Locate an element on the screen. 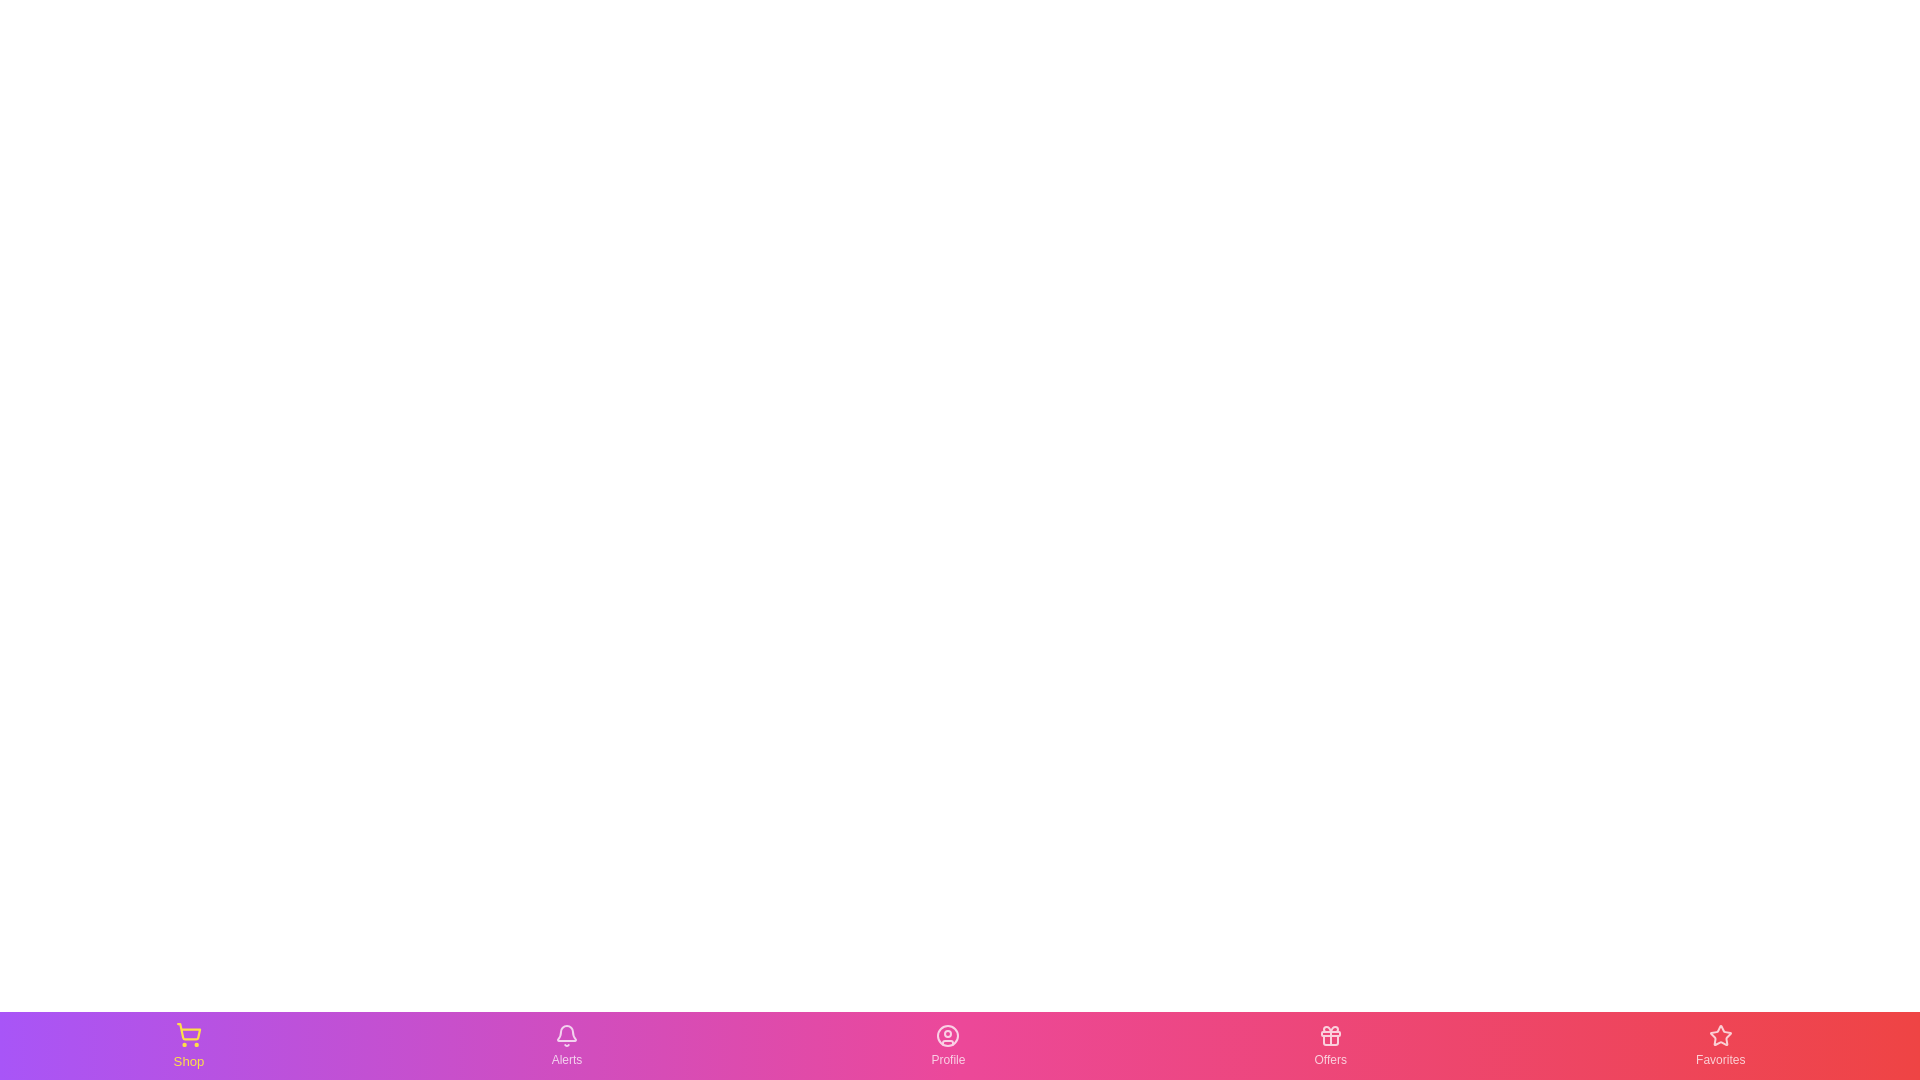 The width and height of the screenshot is (1920, 1080). the Alerts tab in the bottom navigation bar is located at coordinates (565, 1044).